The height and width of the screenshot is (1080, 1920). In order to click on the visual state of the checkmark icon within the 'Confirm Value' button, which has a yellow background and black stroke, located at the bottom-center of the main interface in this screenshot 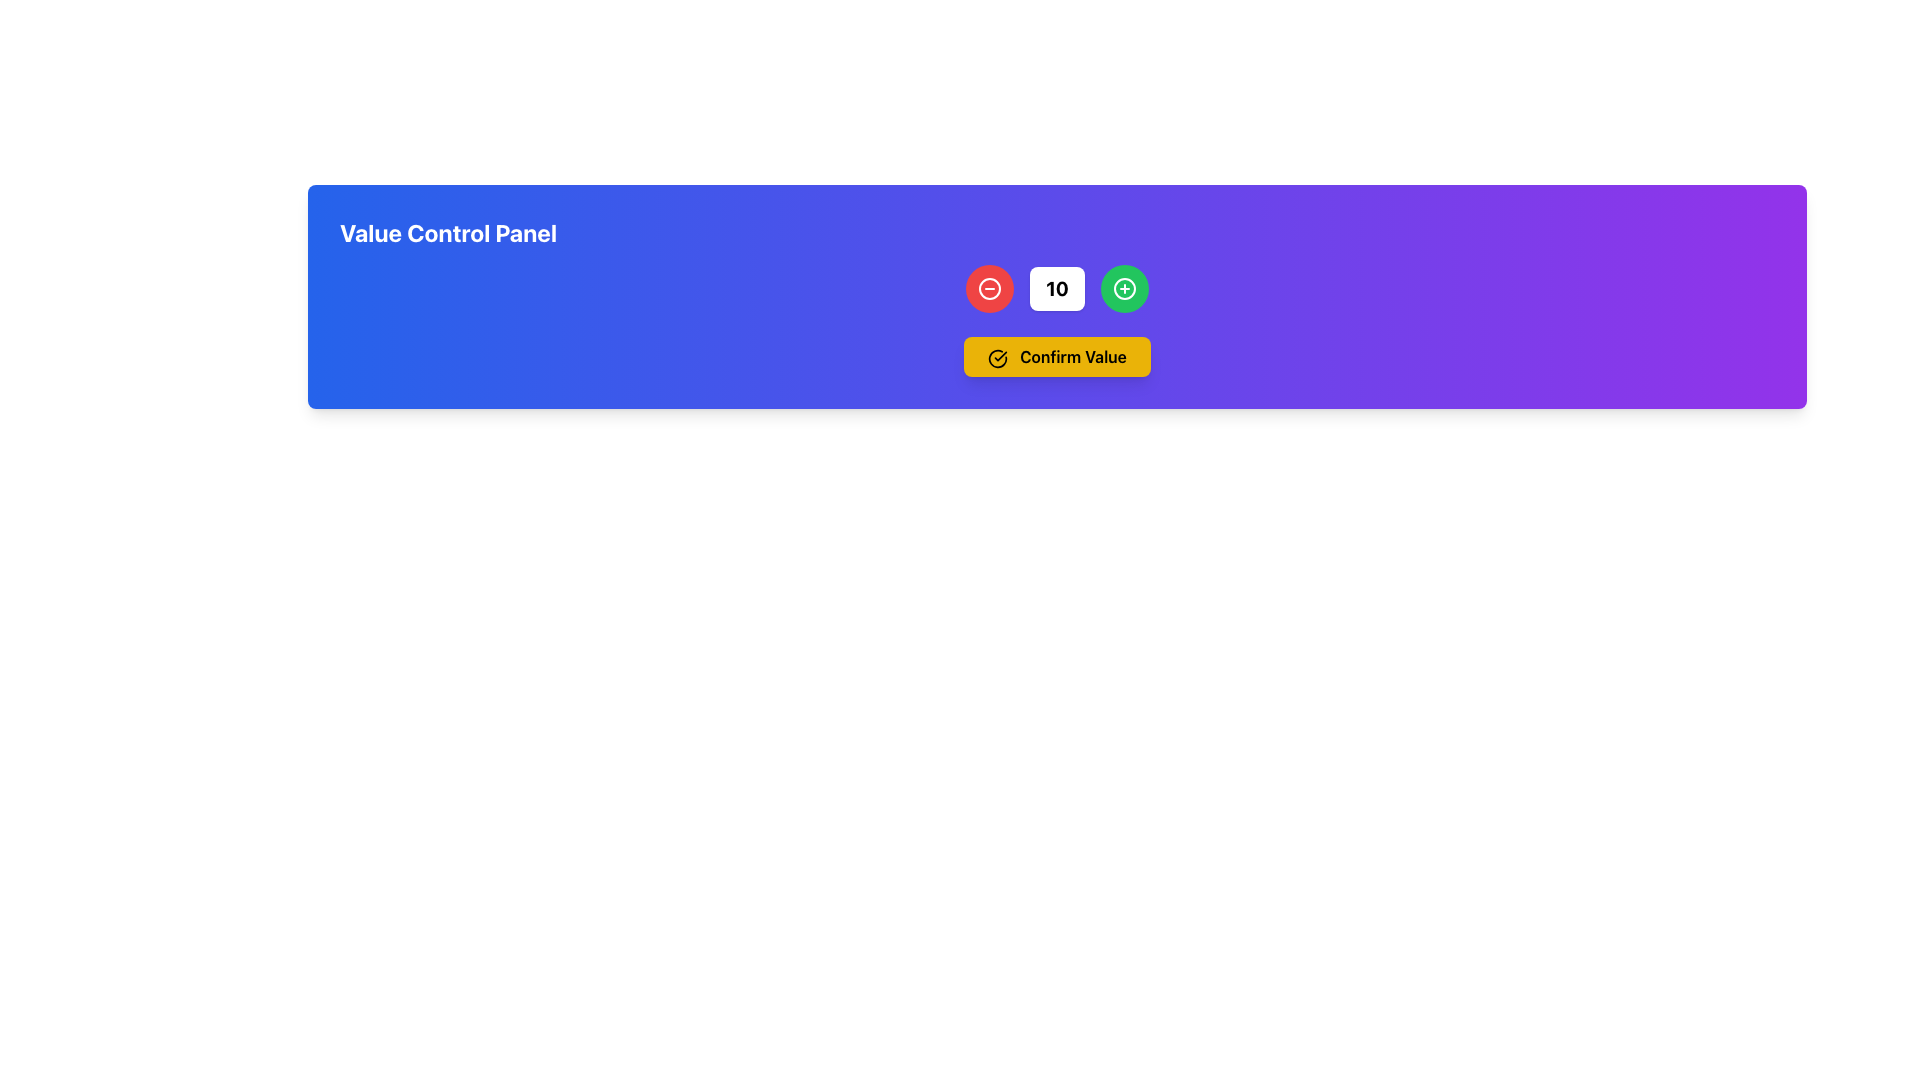, I will do `click(998, 357)`.